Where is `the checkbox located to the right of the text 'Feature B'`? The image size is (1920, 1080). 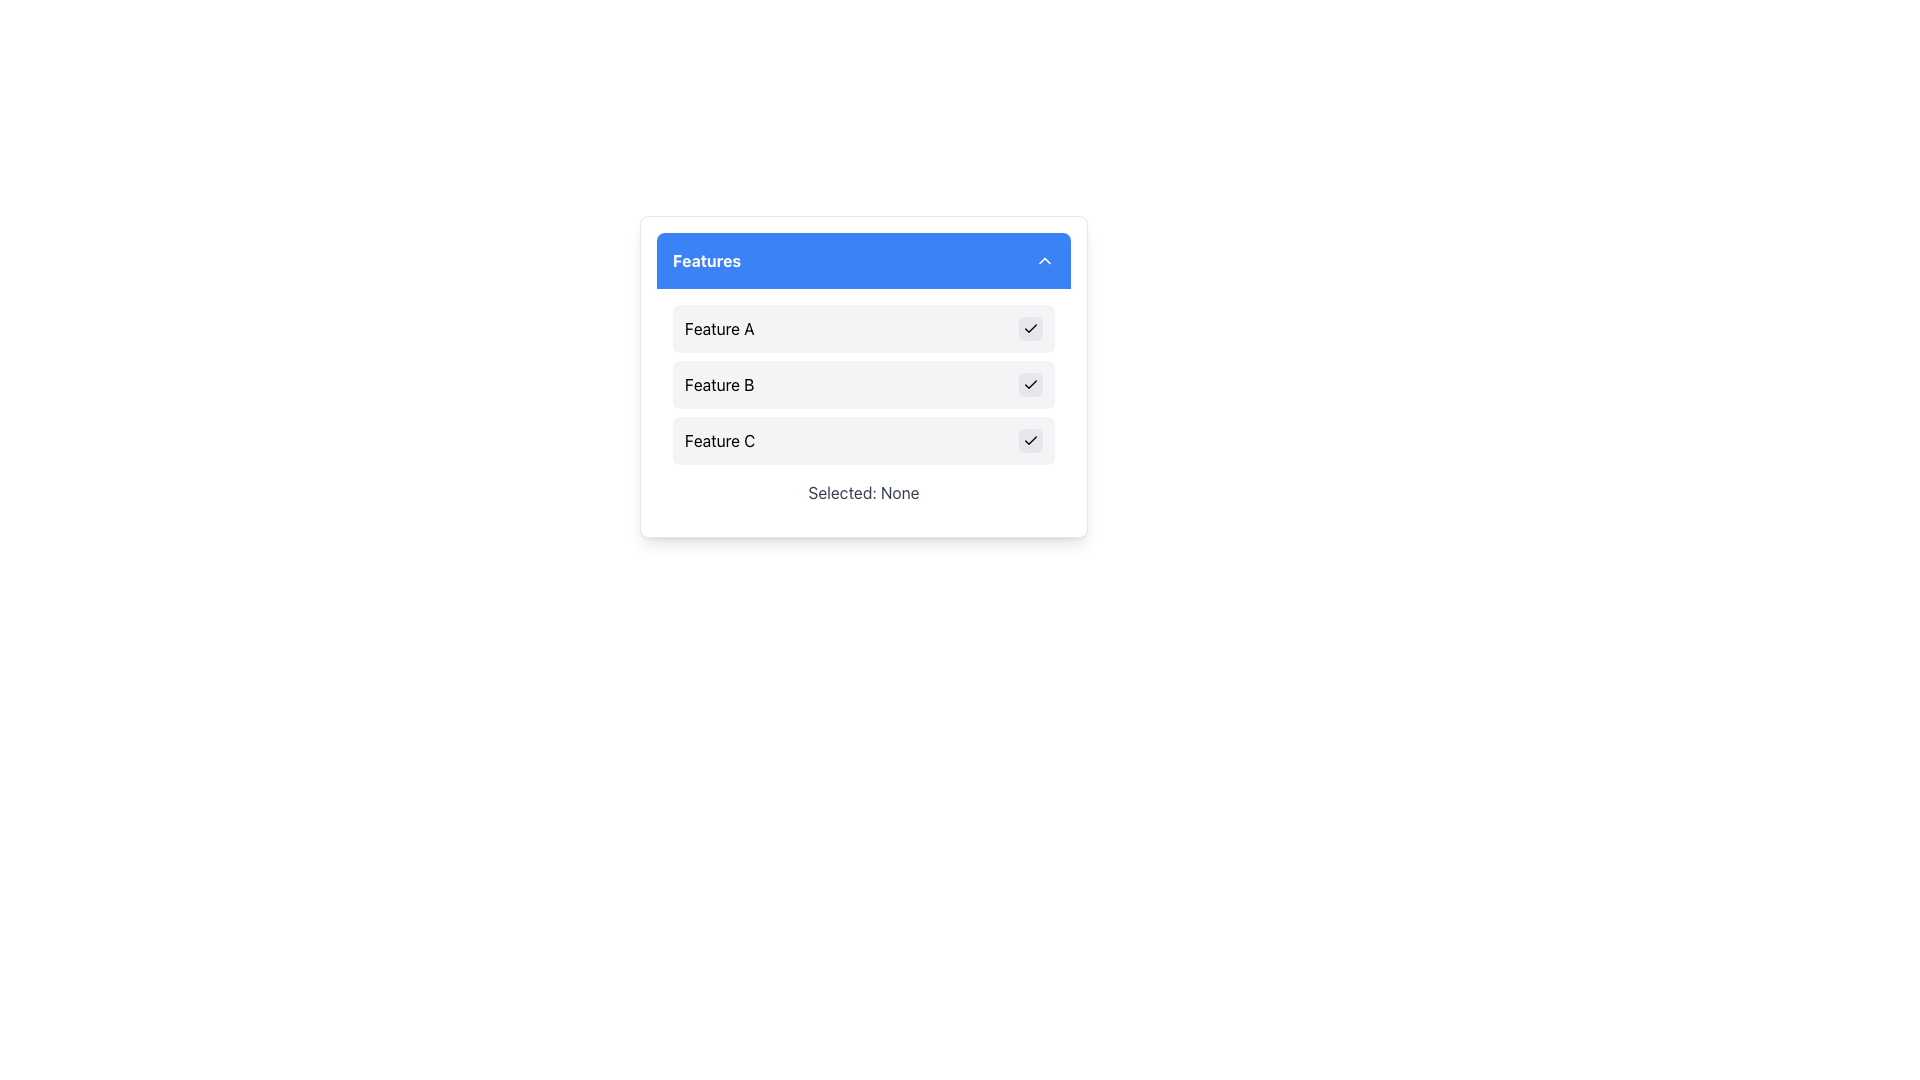 the checkbox located to the right of the text 'Feature B' is located at coordinates (1031, 385).